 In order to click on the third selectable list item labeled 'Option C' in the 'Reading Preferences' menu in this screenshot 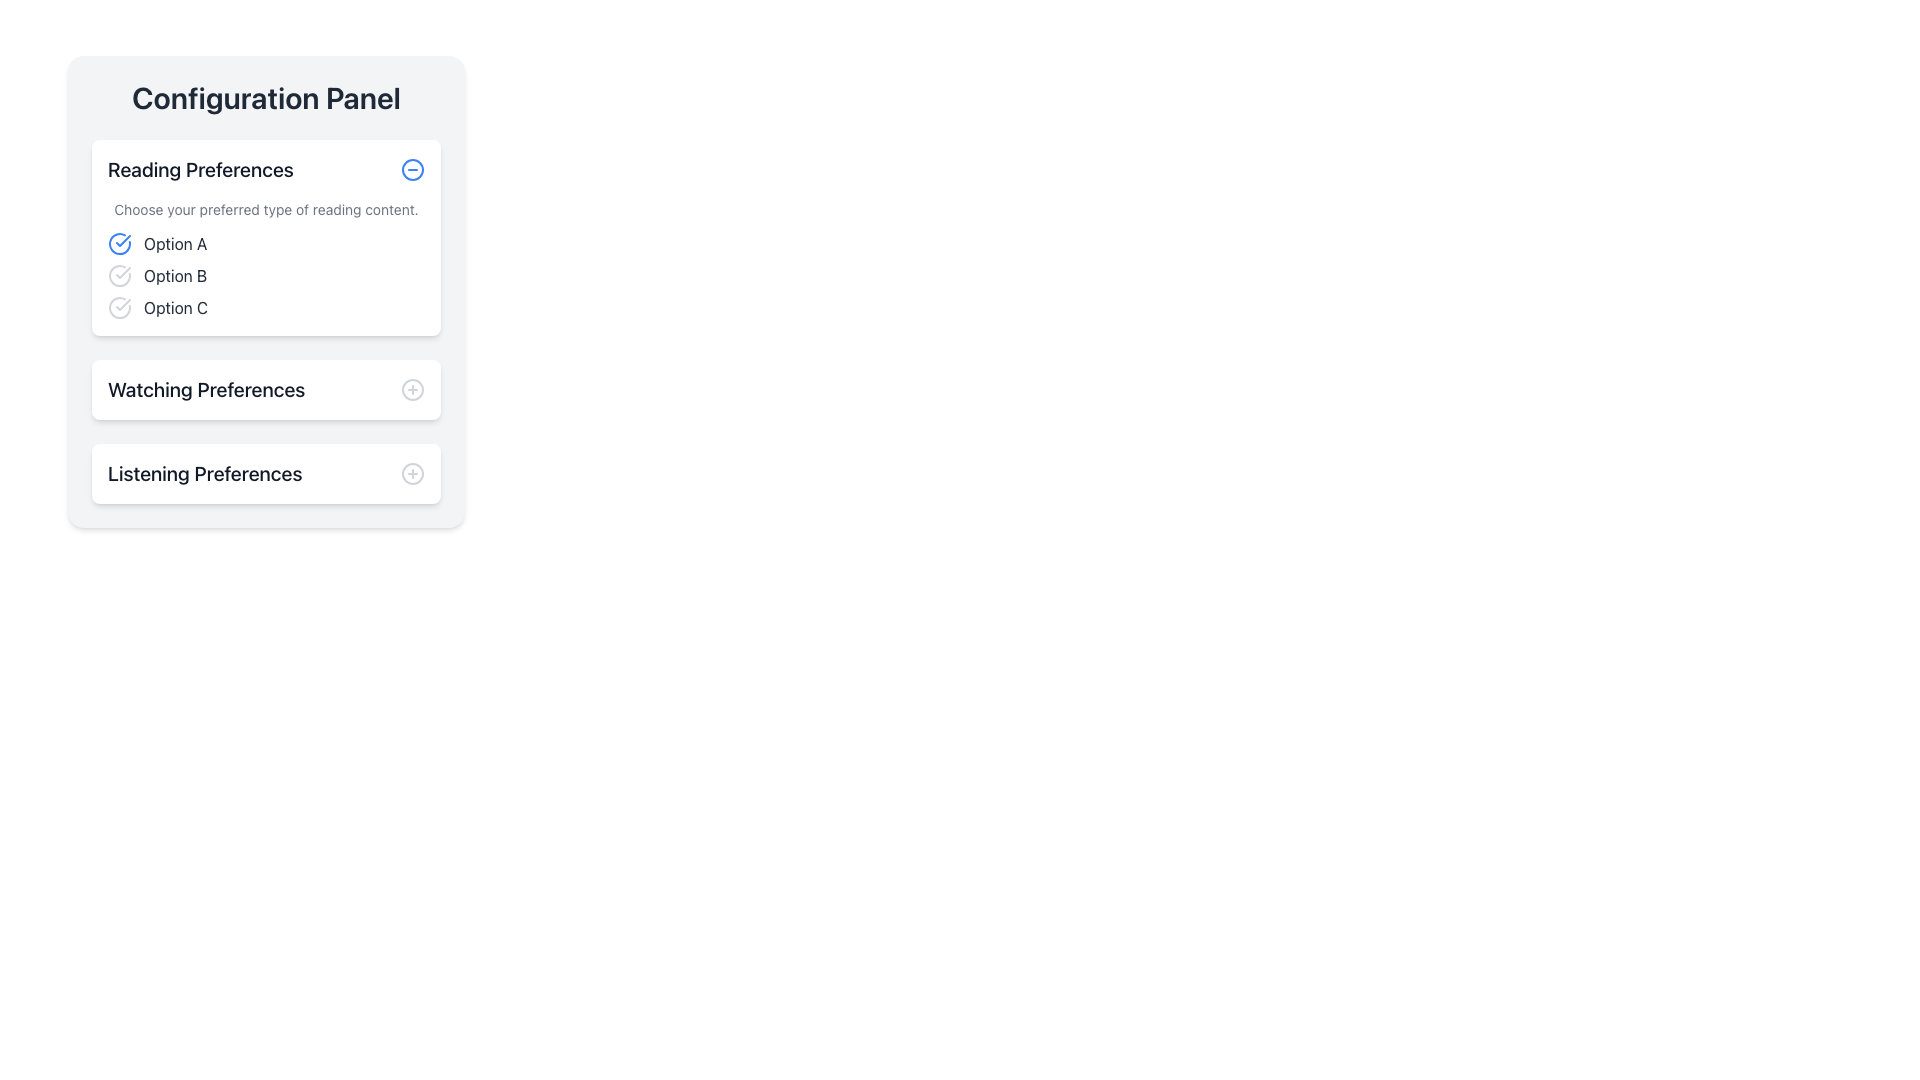, I will do `click(265, 308)`.